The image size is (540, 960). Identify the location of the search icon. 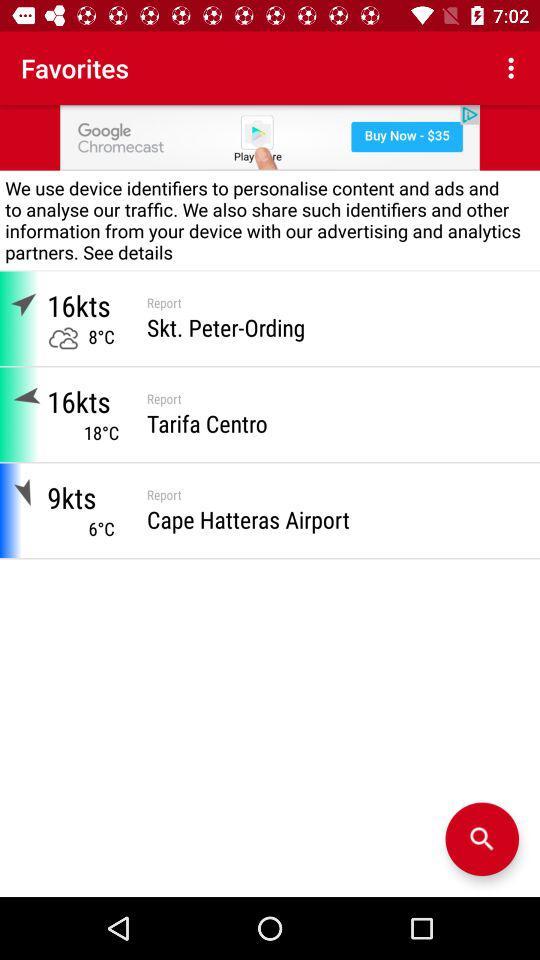
(481, 839).